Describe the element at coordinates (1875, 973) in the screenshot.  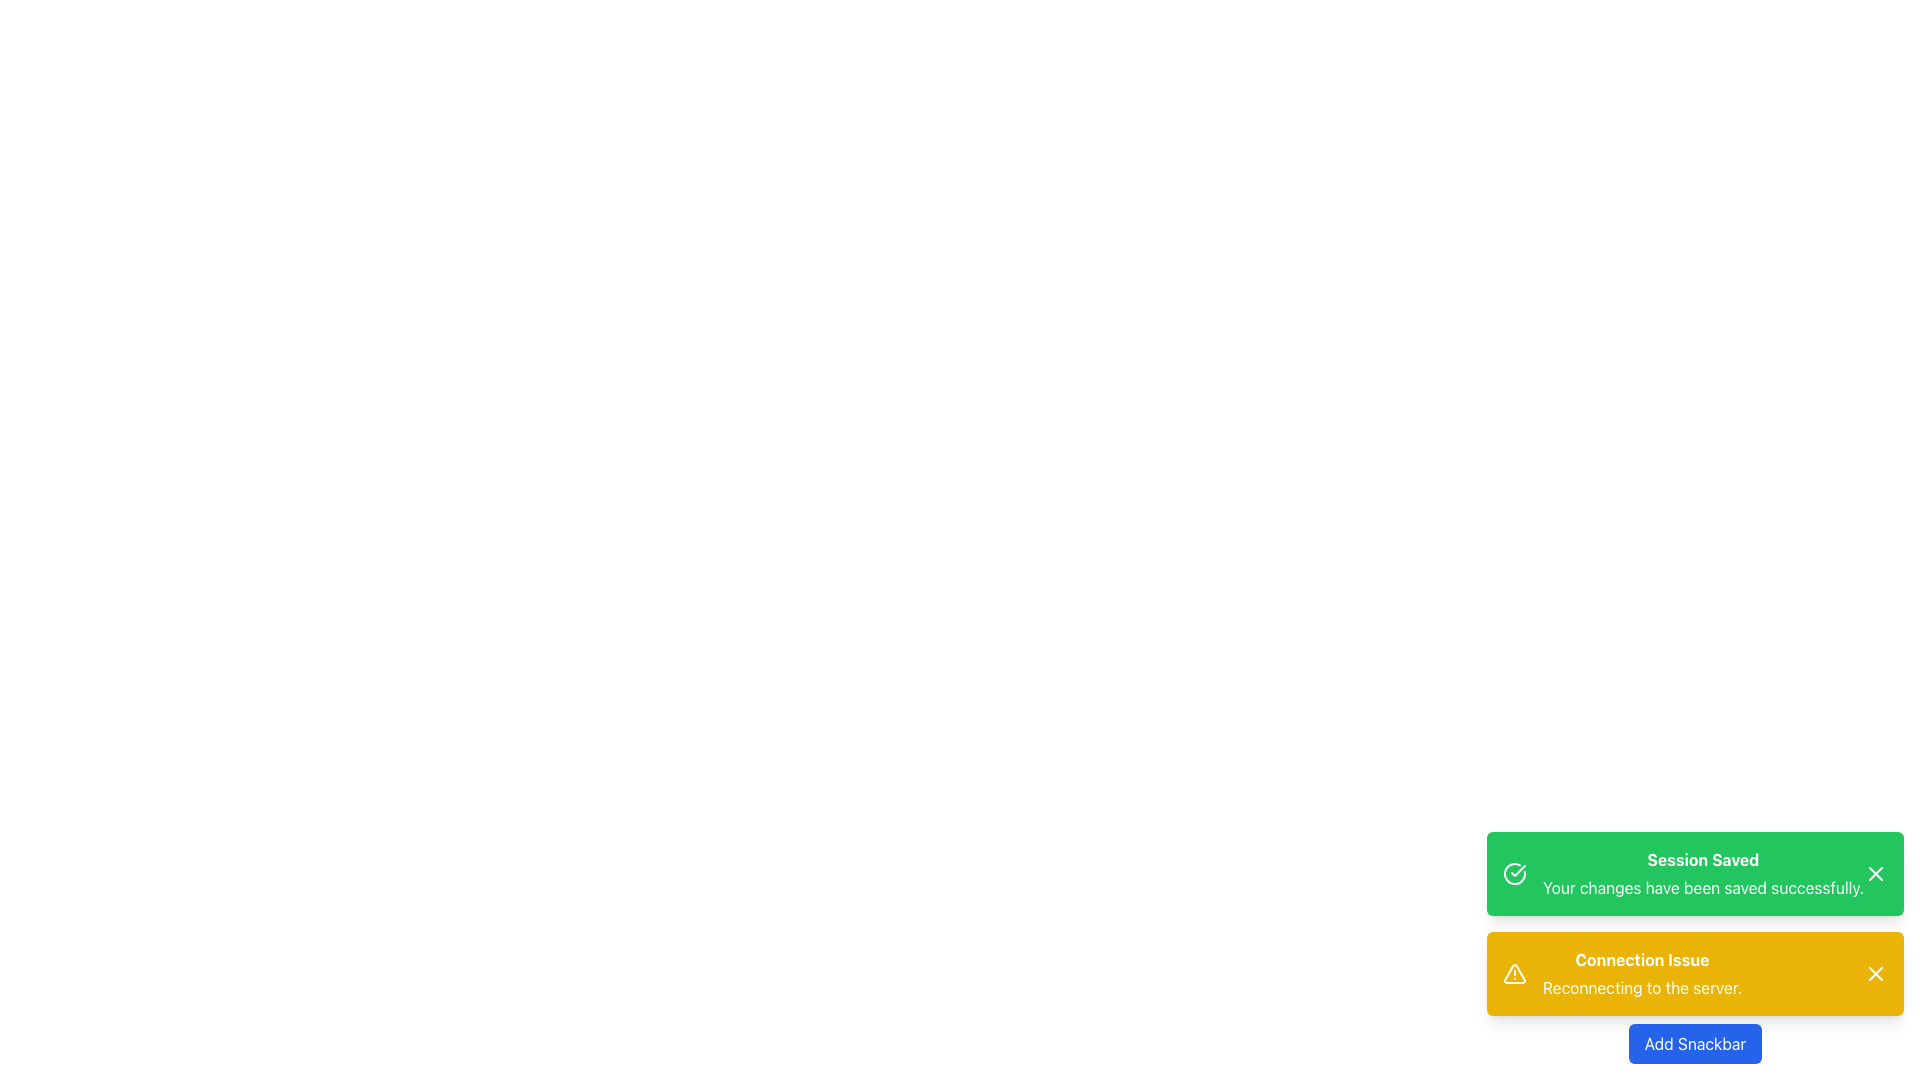
I see `the close button located in the top-right corner of the yellow alert dialog box displaying 'Connection Issue: Reconnecting to the server.'` at that location.